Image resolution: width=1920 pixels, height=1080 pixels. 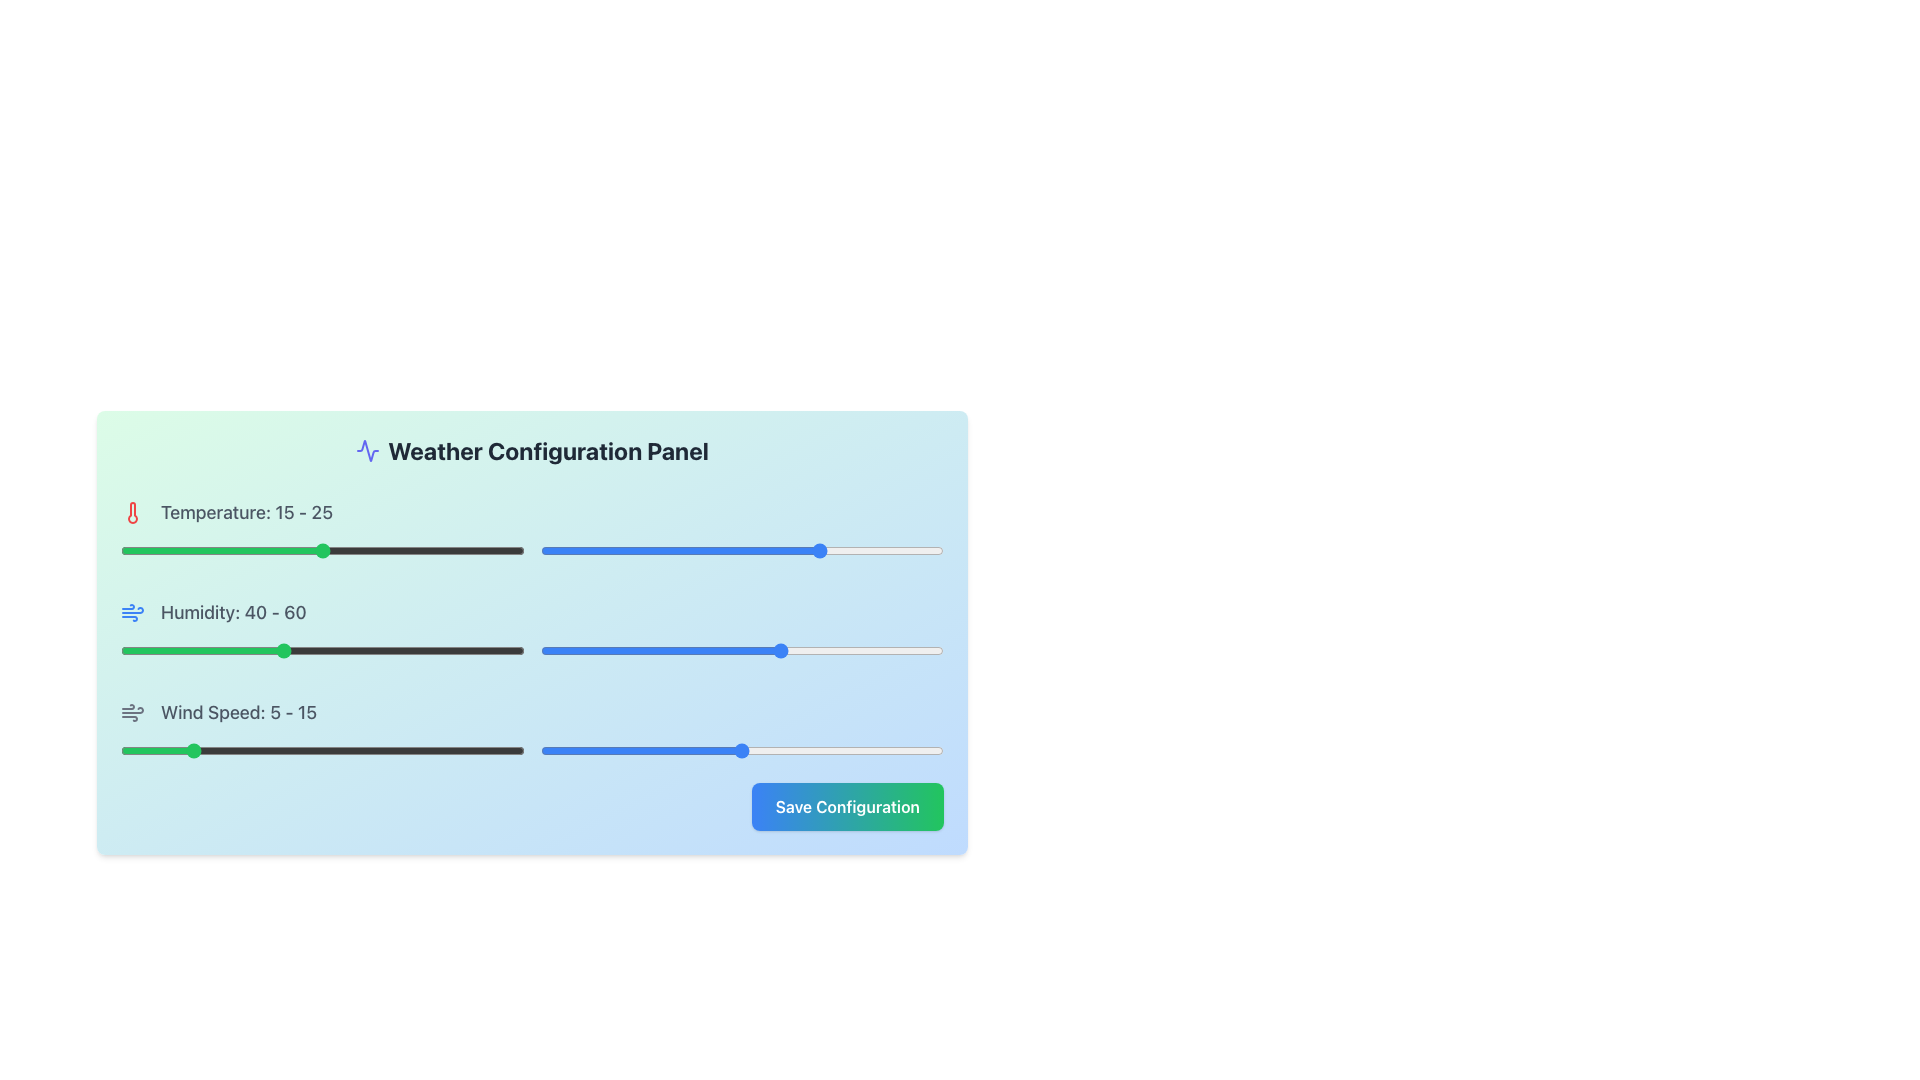 I want to click on the interactive components within the weather configuration panel, which features a gradient background and rounded corners, so click(x=532, y=632).